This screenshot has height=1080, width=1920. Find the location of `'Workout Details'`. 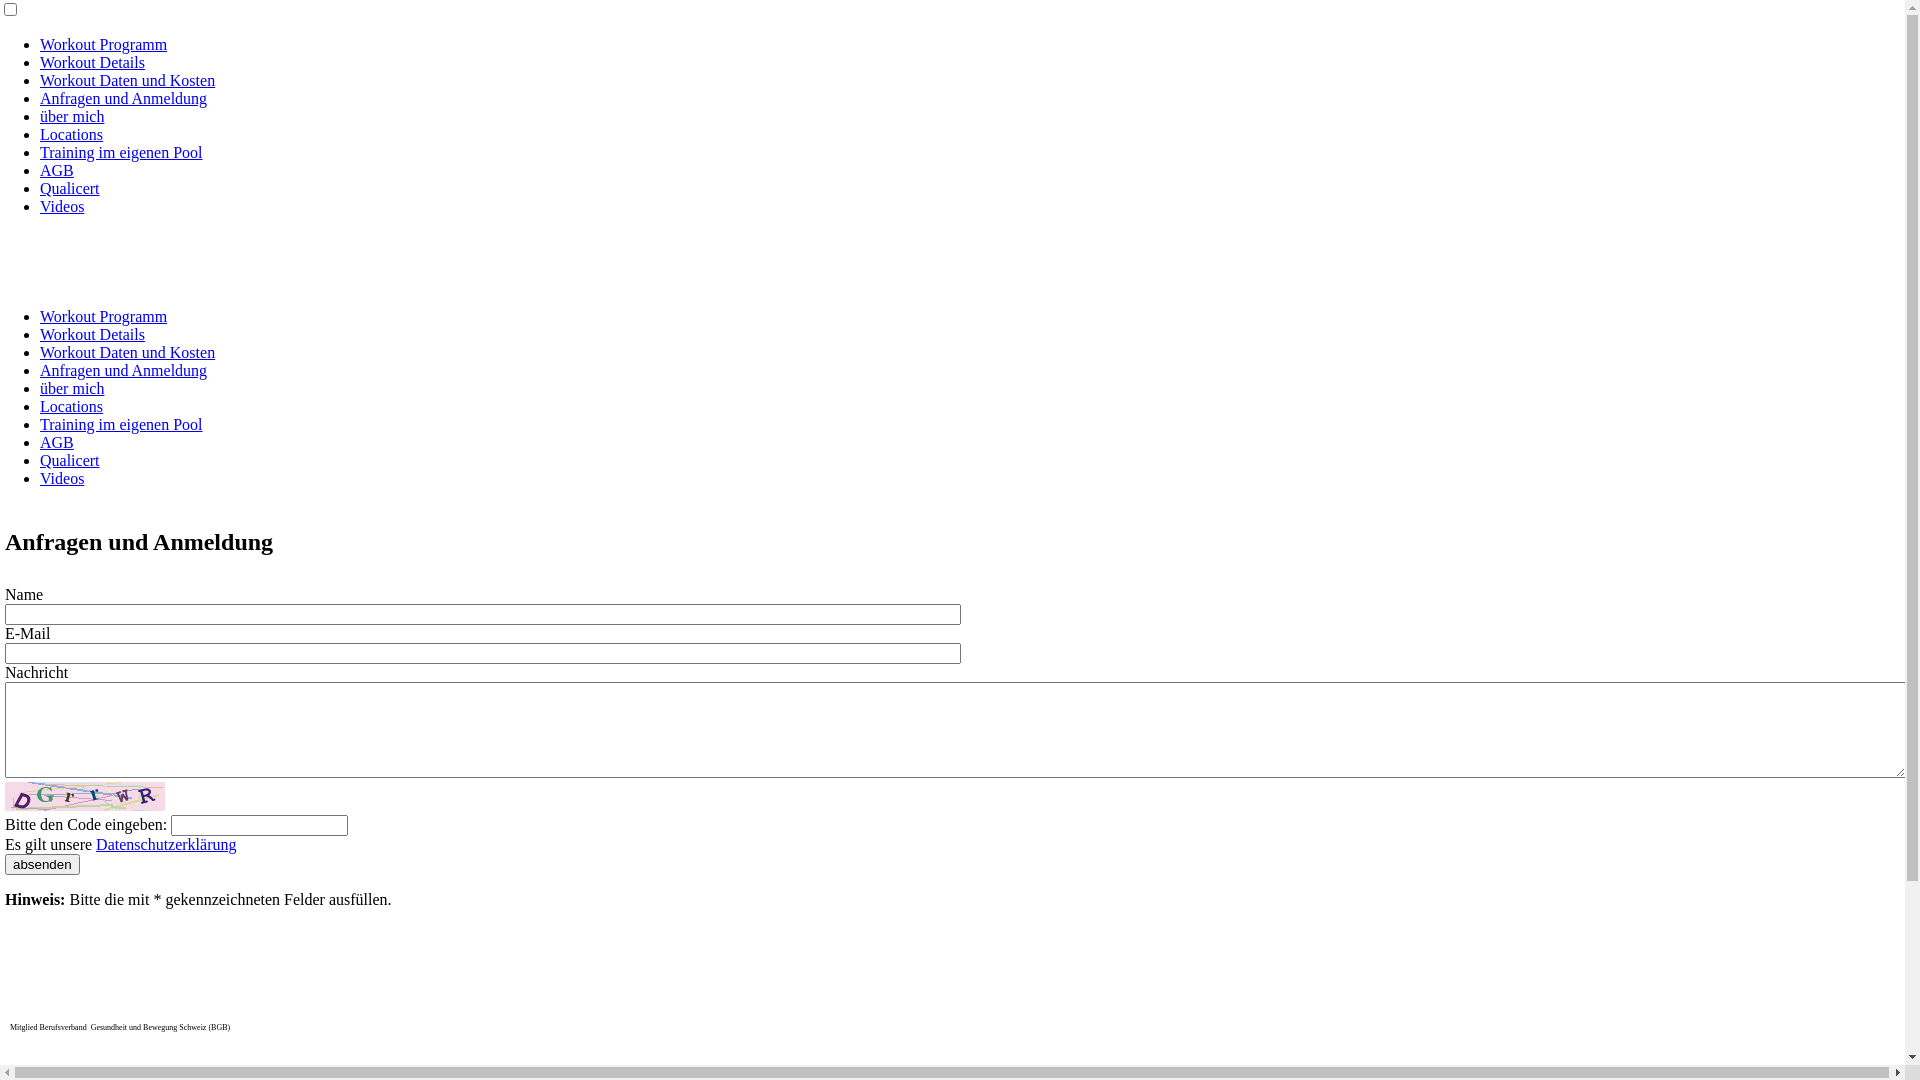

'Workout Details' is located at coordinates (91, 61).